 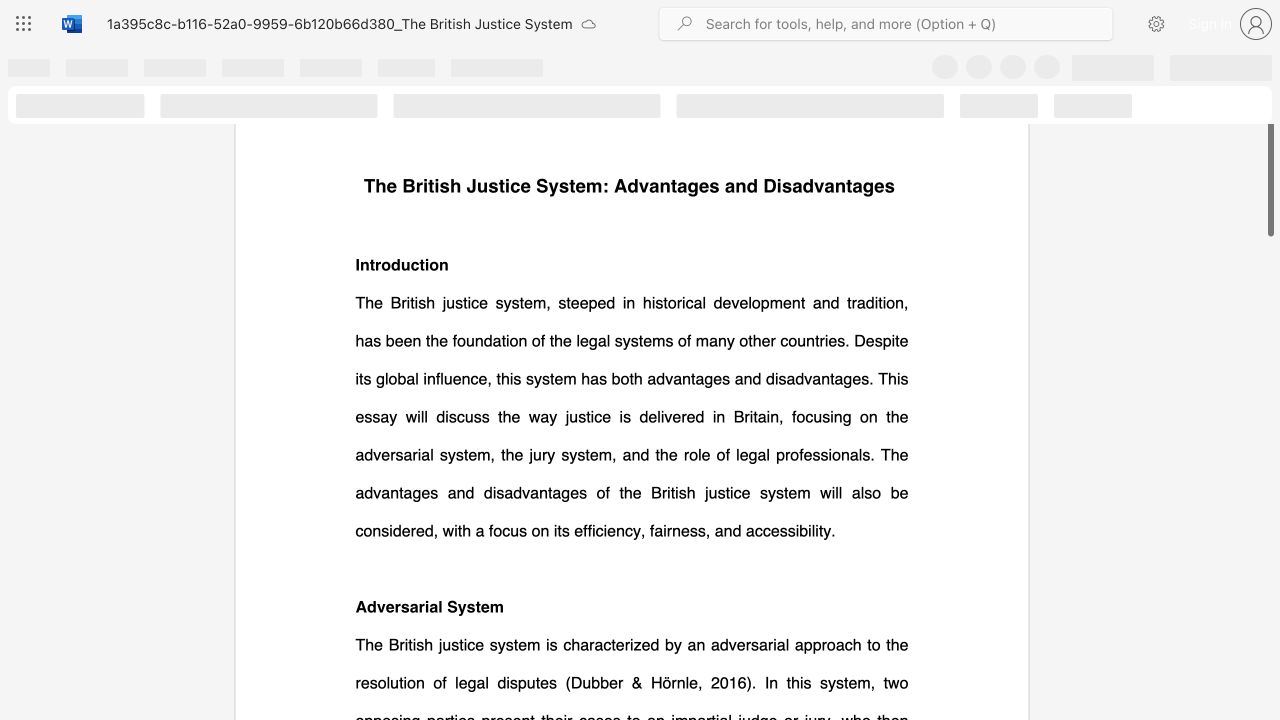 I want to click on the subset text "olution" within the text "The British justice system is characterized by an adversarial approach to the resolution of legal disputes", so click(x=377, y=681).